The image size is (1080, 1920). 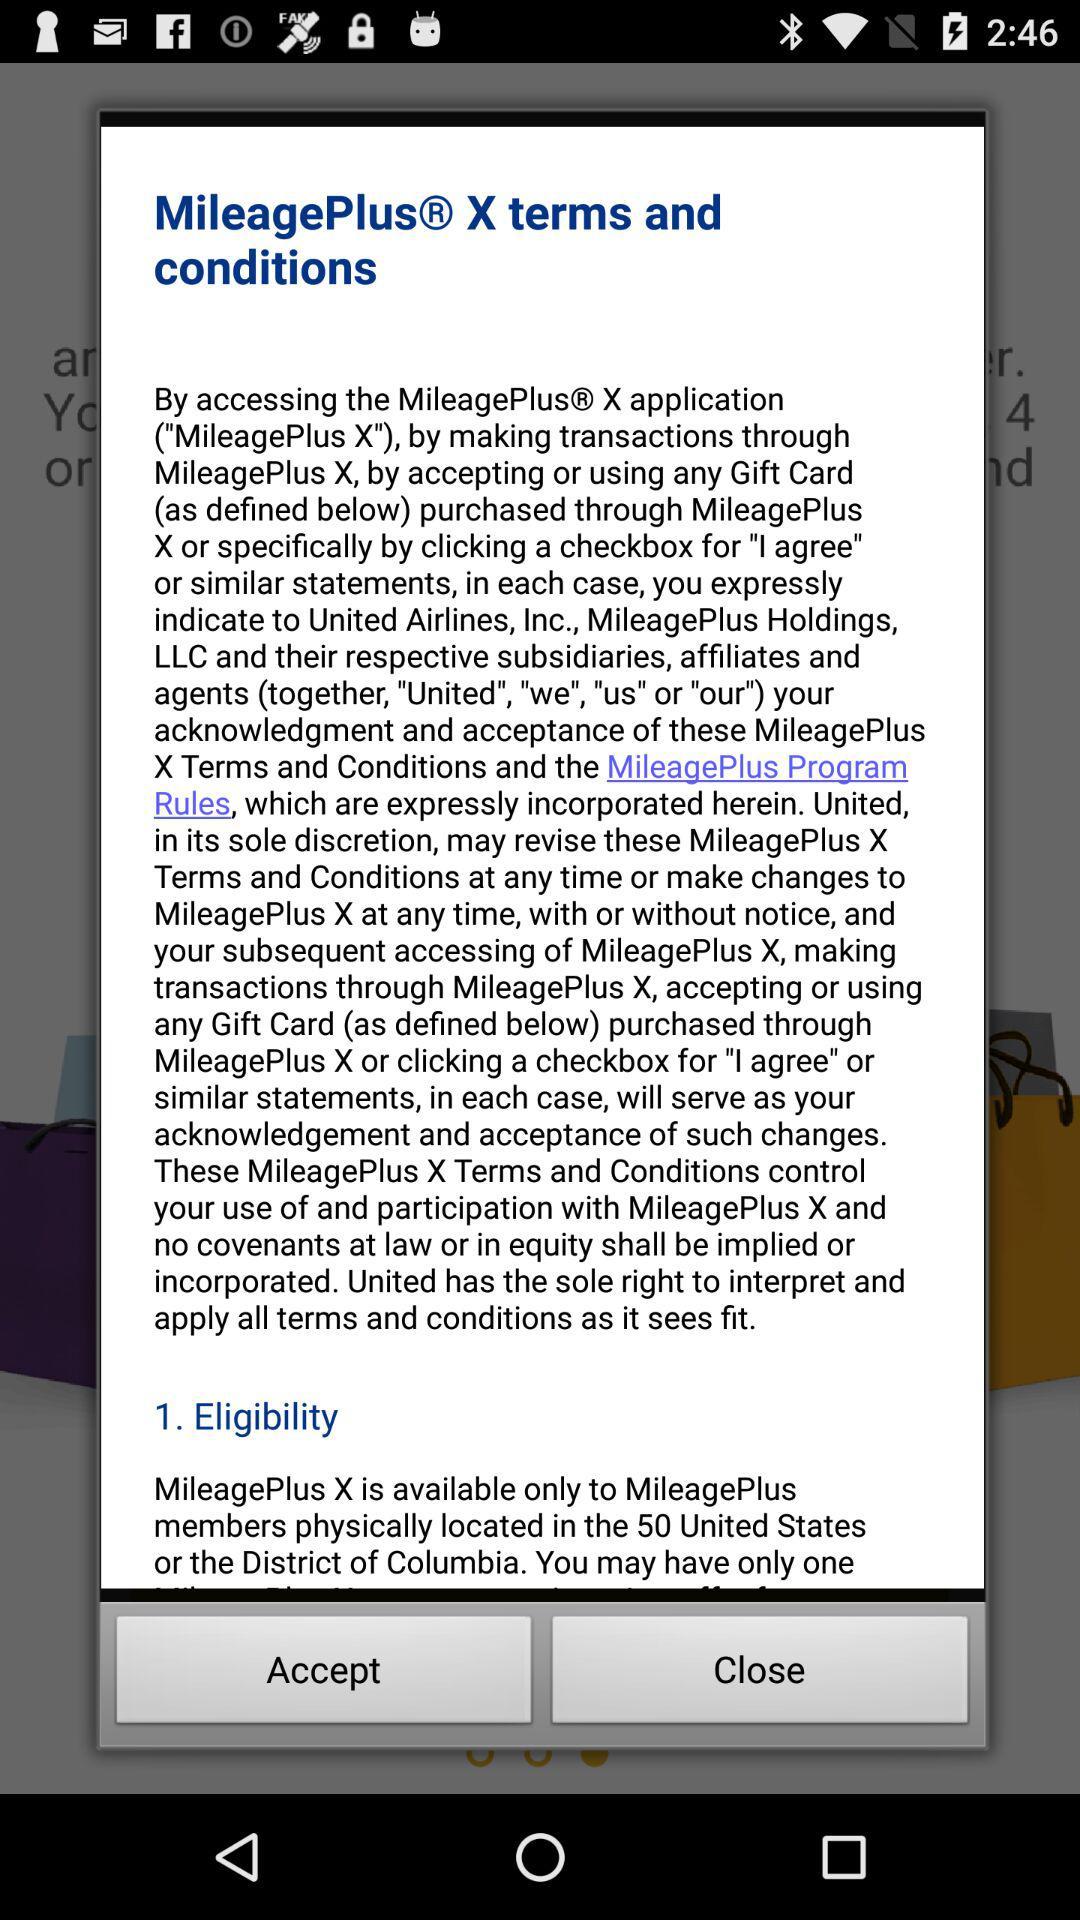 I want to click on the by accessing the, so click(x=542, y=857).